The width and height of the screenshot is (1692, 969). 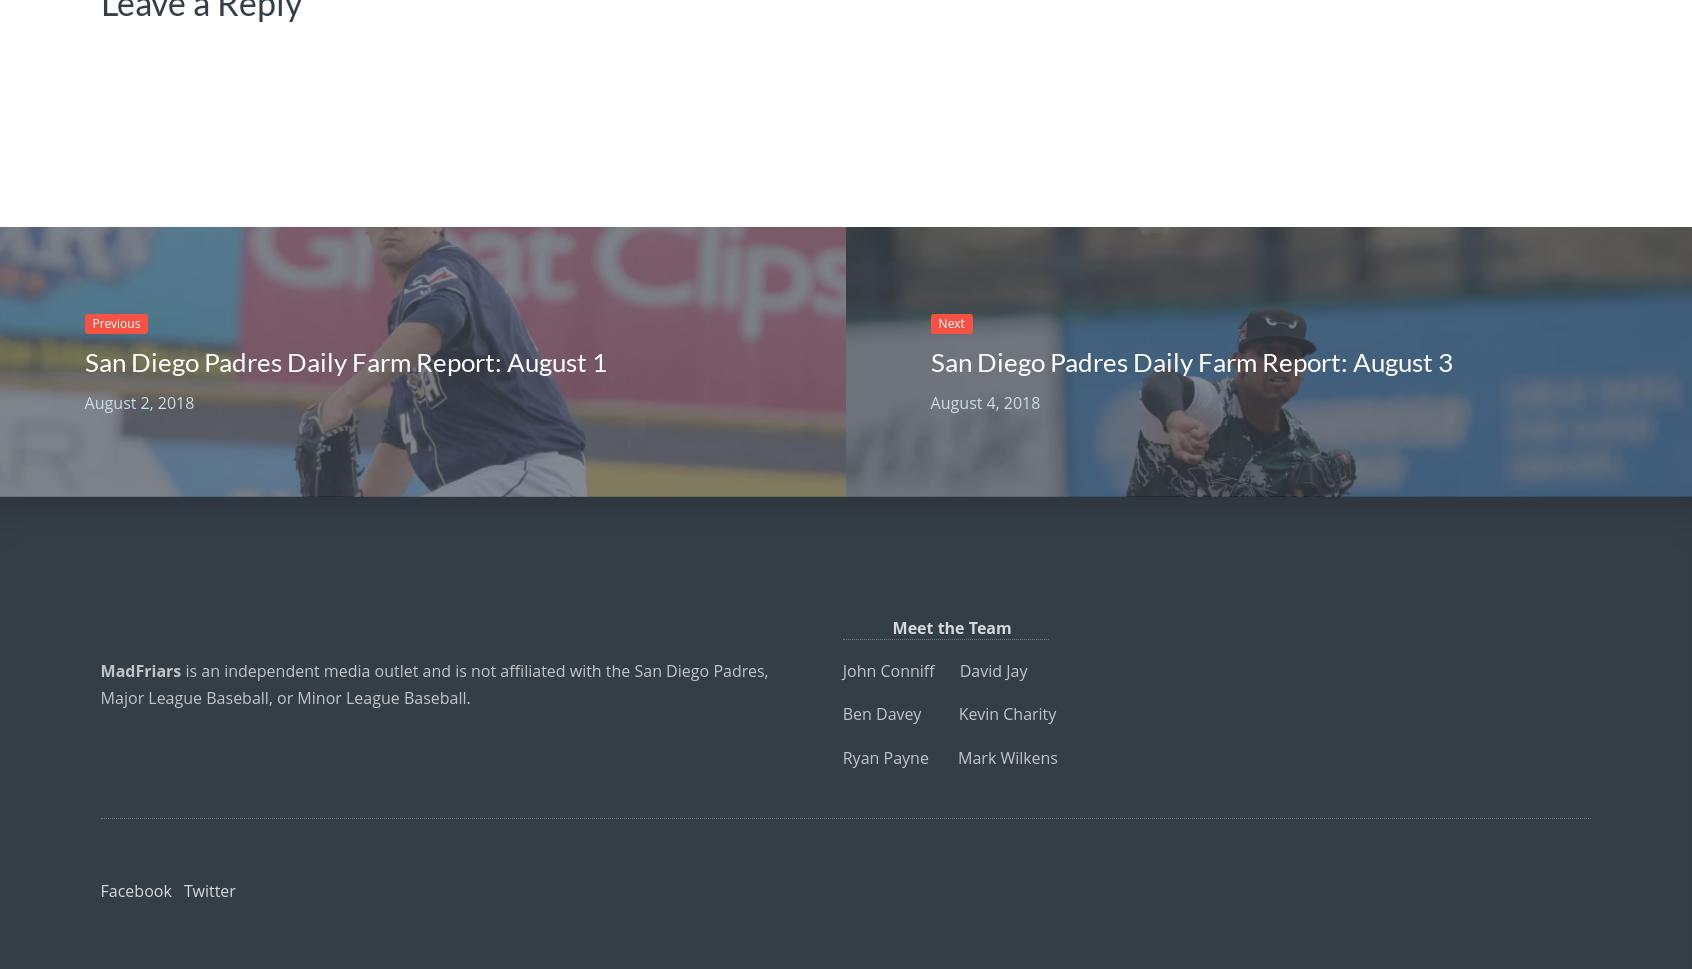 I want to click on 'Meet the Team', so click(x=945, y=628).